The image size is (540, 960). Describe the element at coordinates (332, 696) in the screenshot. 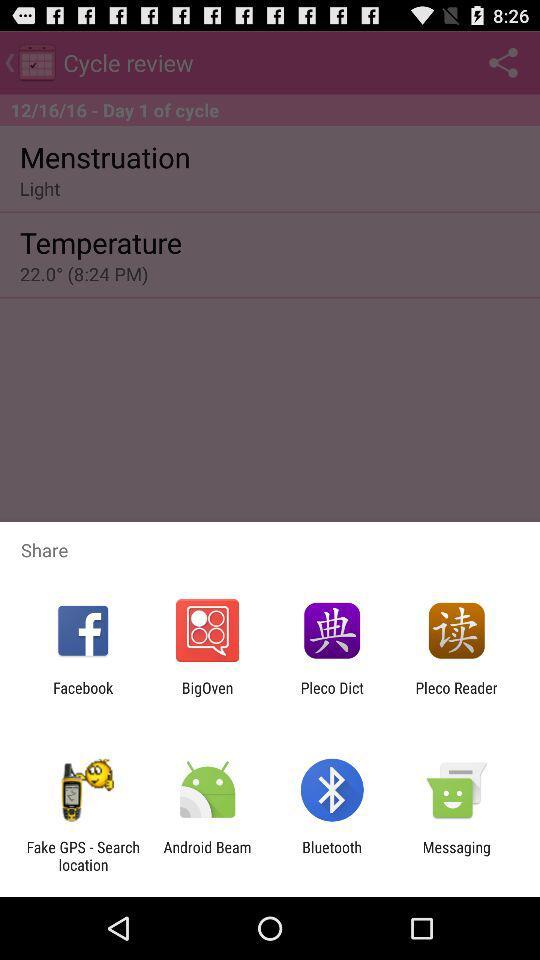

I see `item to the left of the pleco reader` at that location.